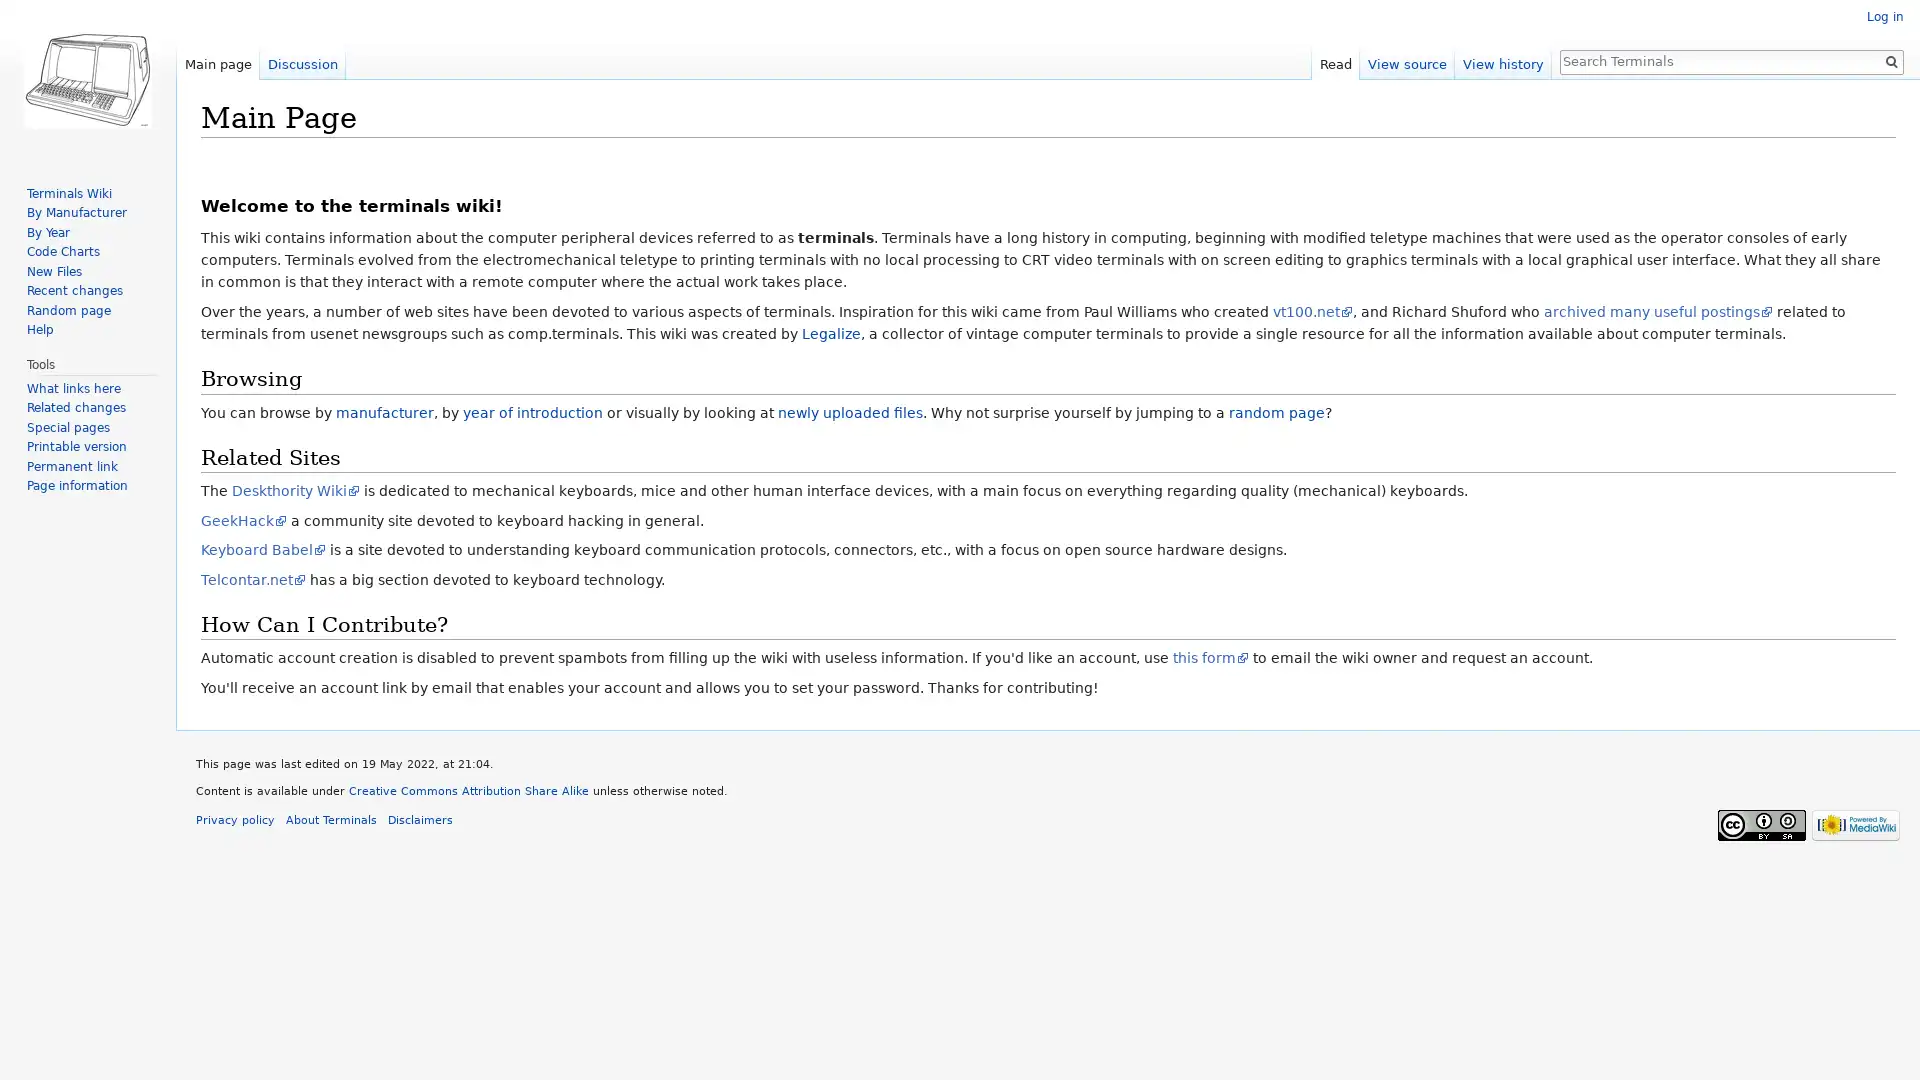 This screenshot has width=1920, height=1080. I want to click on Go, so click(1890, 60).